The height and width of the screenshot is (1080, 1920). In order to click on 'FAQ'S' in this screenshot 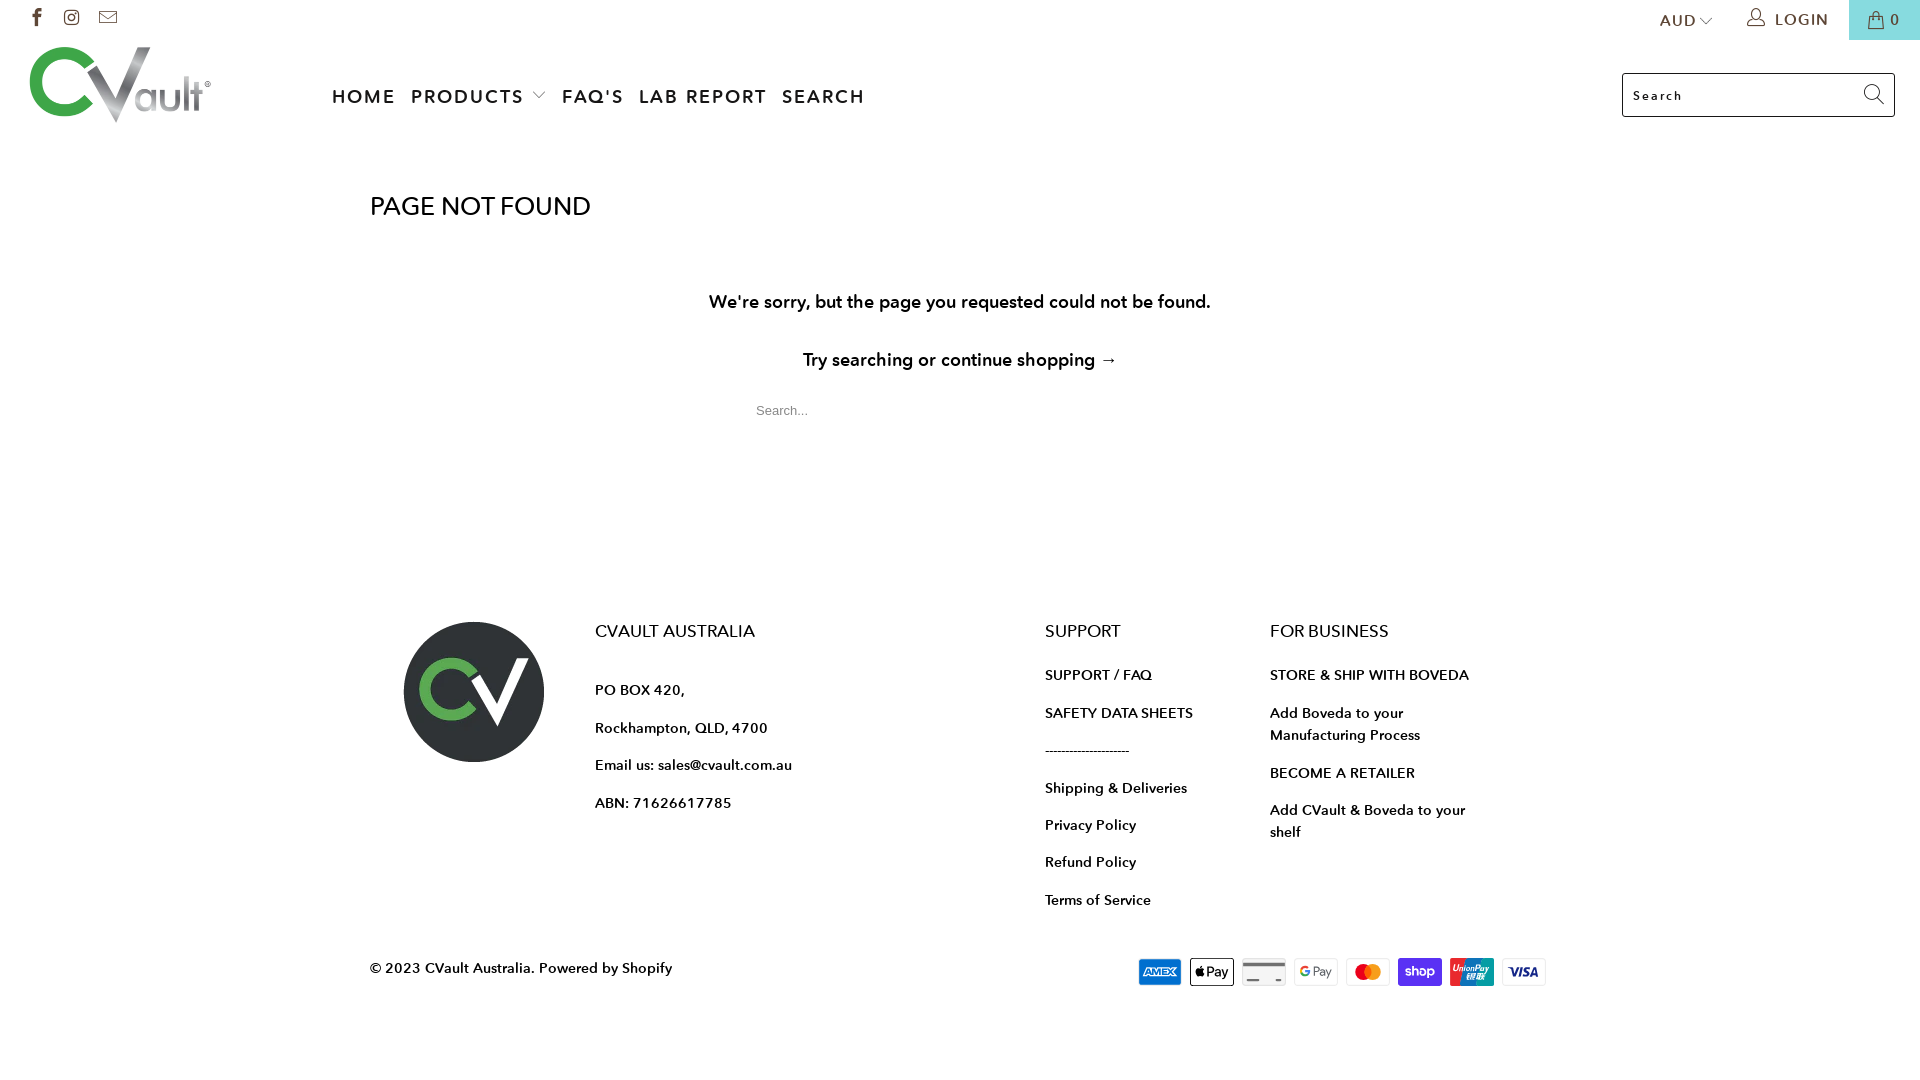, I will do `click(592, 96)`.